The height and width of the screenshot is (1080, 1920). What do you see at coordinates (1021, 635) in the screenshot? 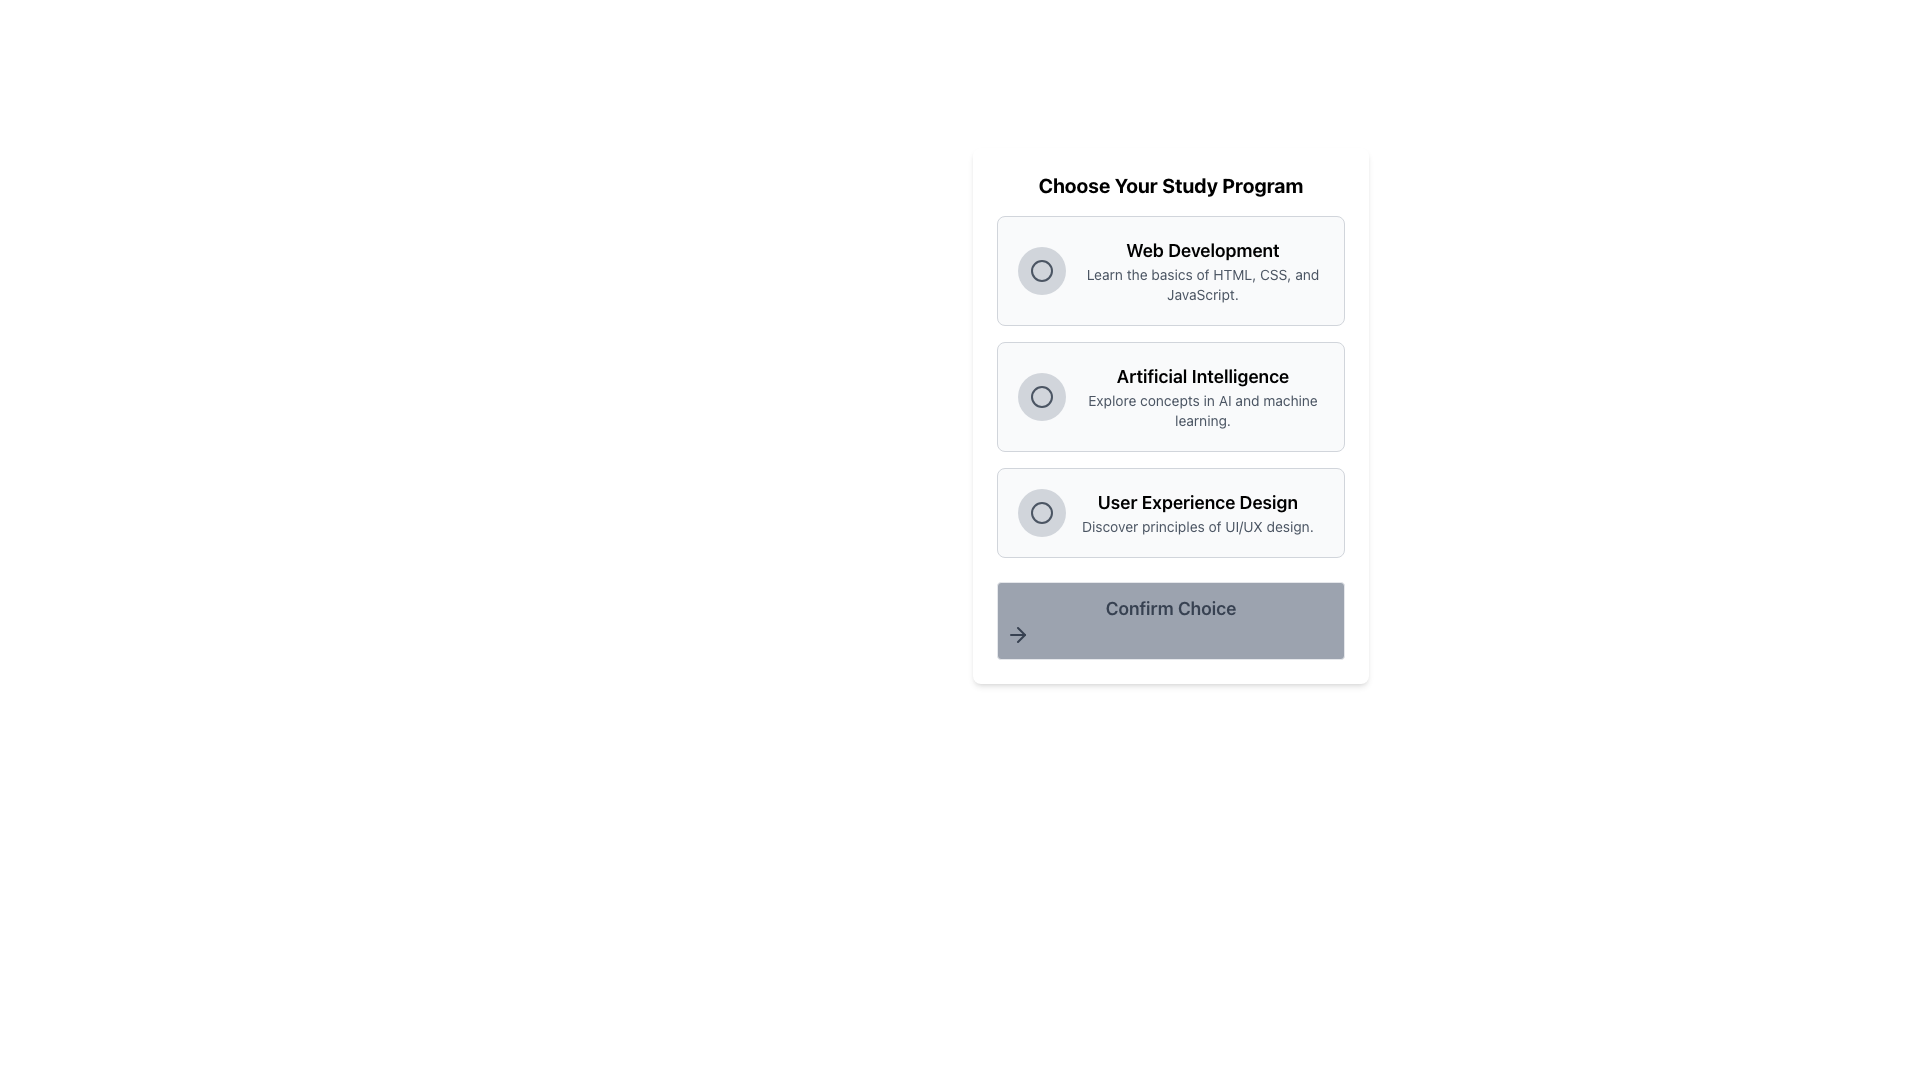
I see `the right-pointing arrow glyph within the graphical icon component, which is part of a larger icon indicating direction` at bounding box center [1021, 635].